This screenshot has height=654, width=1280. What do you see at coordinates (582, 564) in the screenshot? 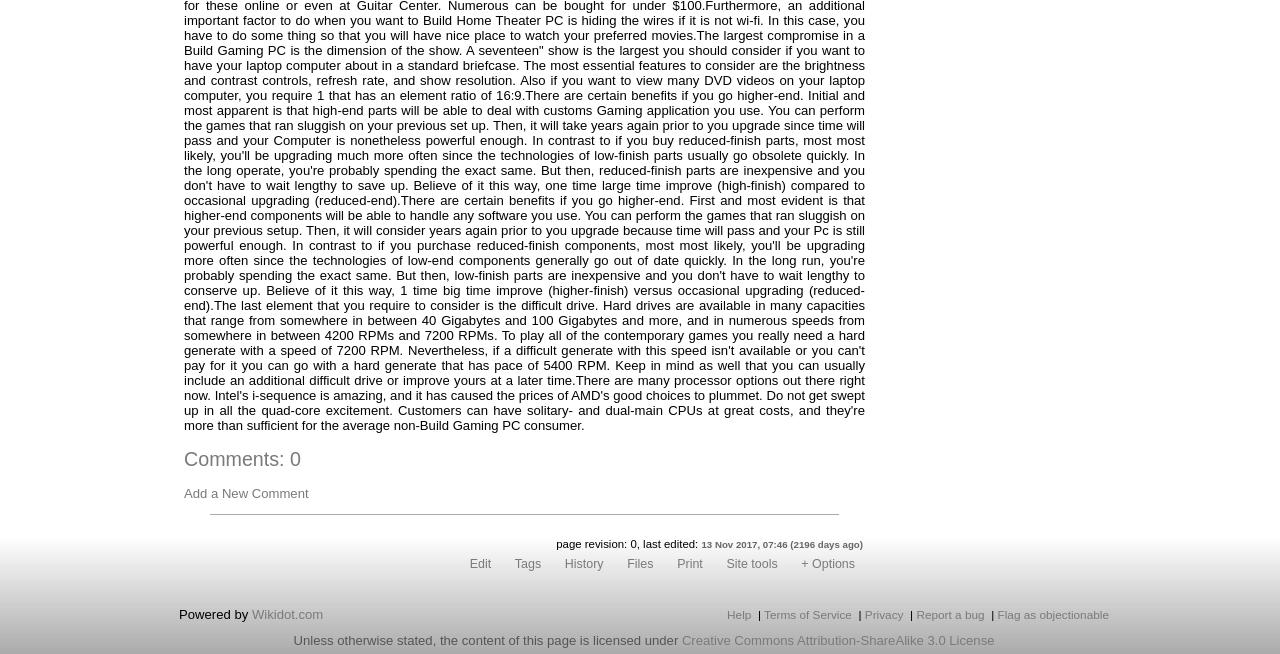
I see `'History'` at bounding box center [582, 564].